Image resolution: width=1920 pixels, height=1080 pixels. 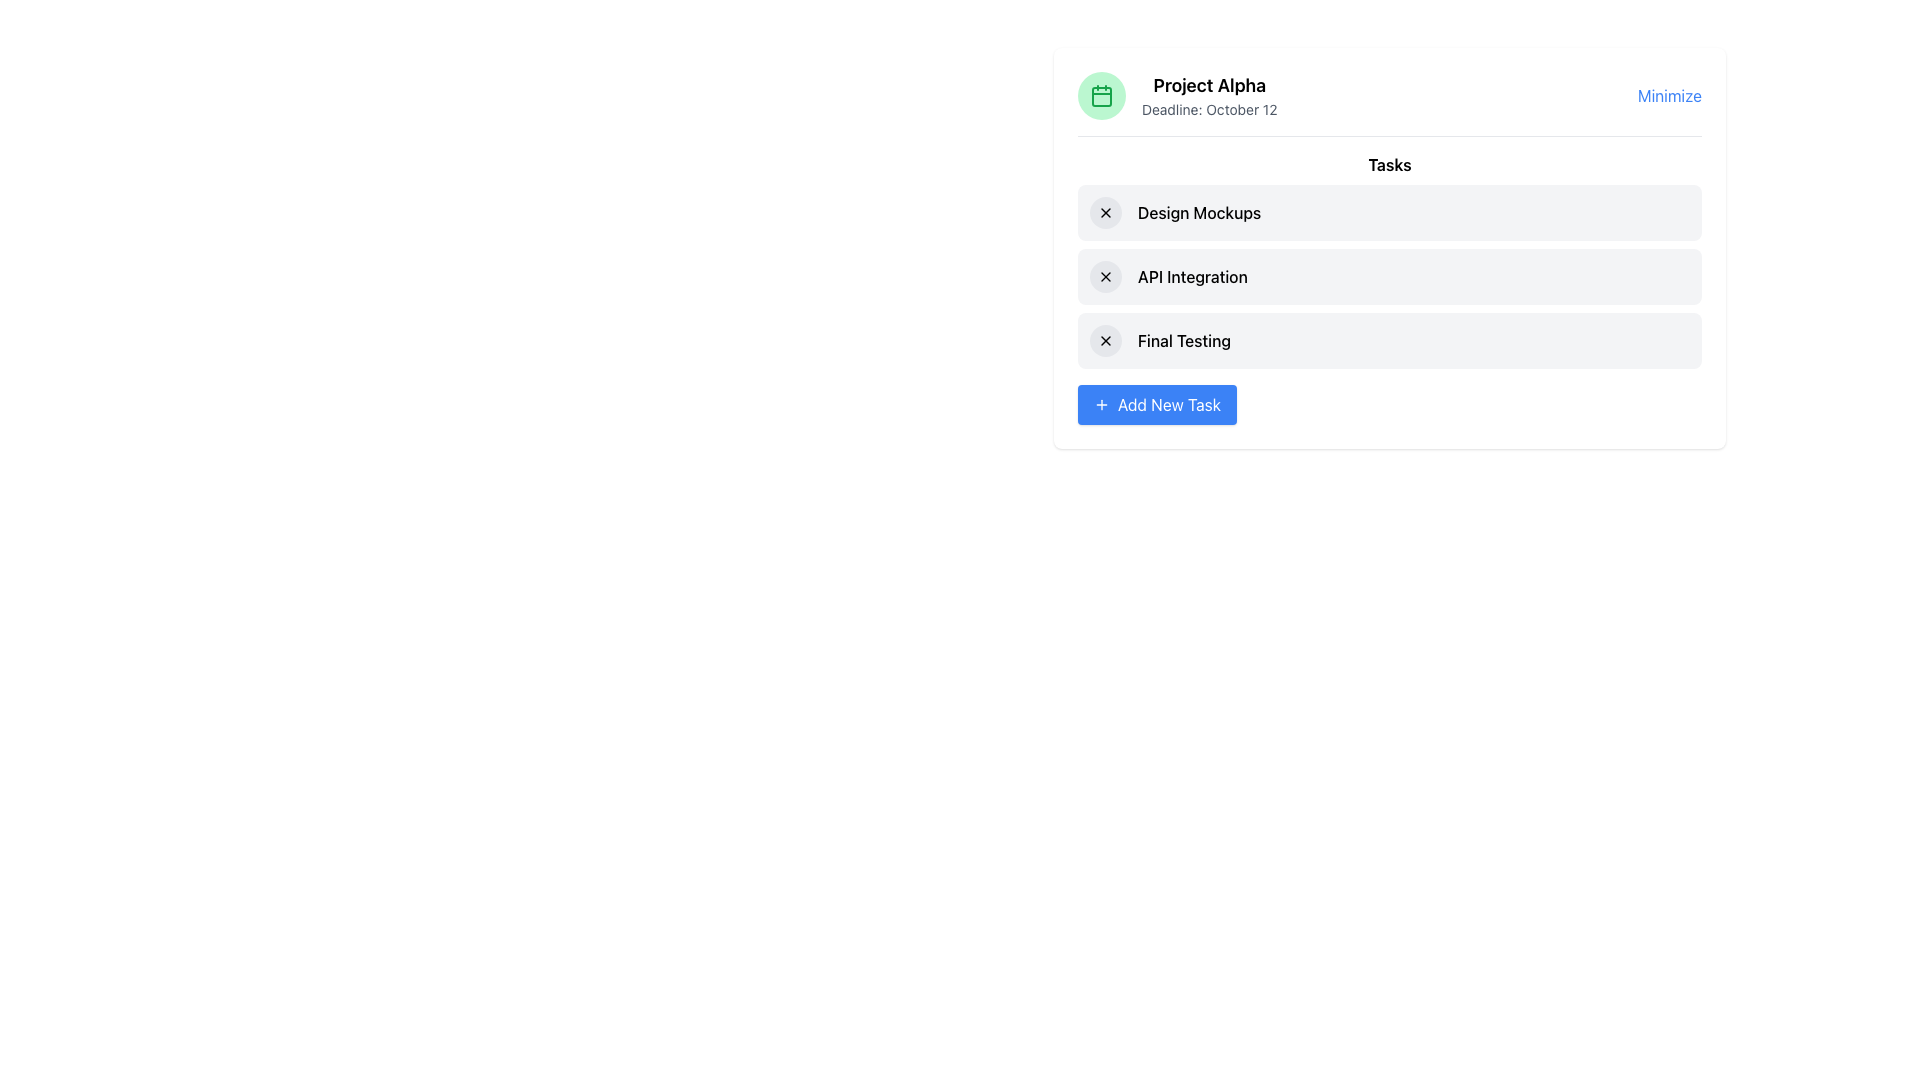 I want to click on the non-interactive text label displaying the task name 'Design Mockups' within the first task item of the vertical task list, so click(x=1199, y=212).